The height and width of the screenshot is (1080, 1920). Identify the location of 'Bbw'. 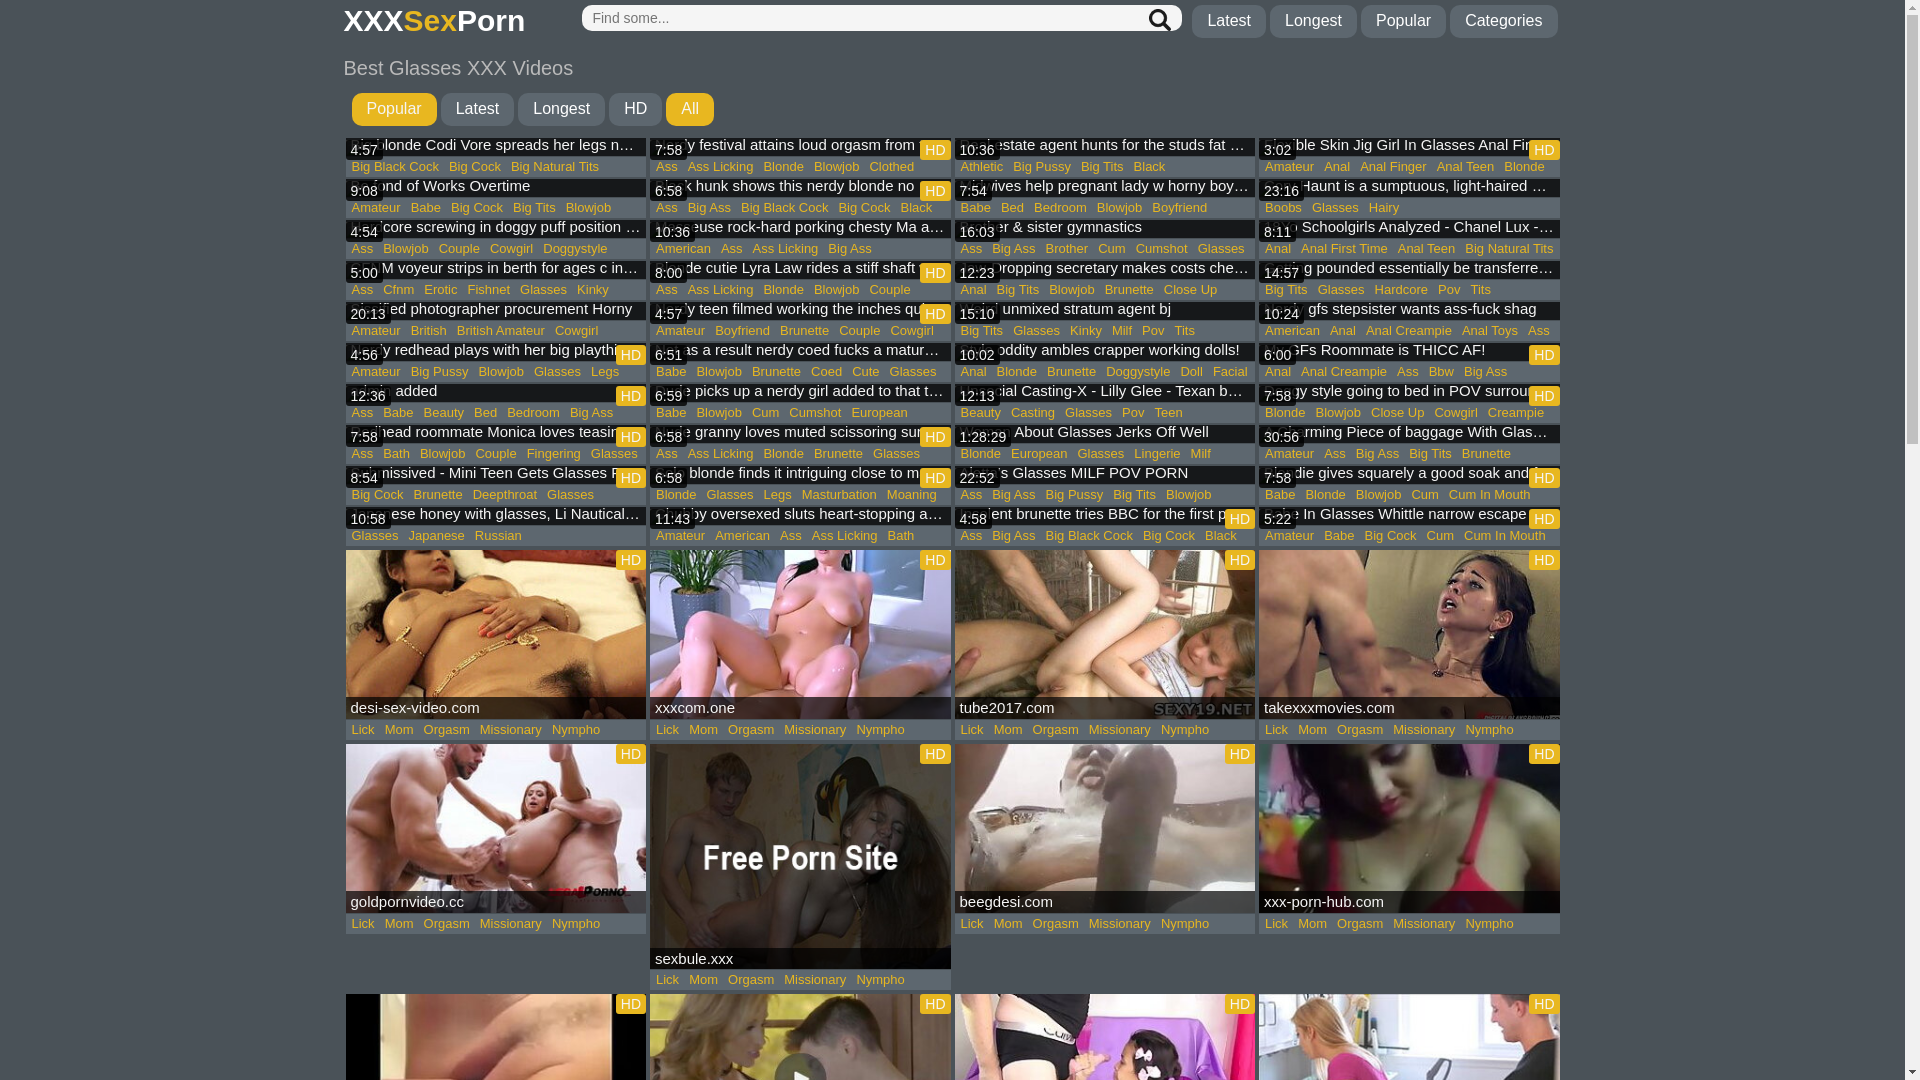
(1441, 371).